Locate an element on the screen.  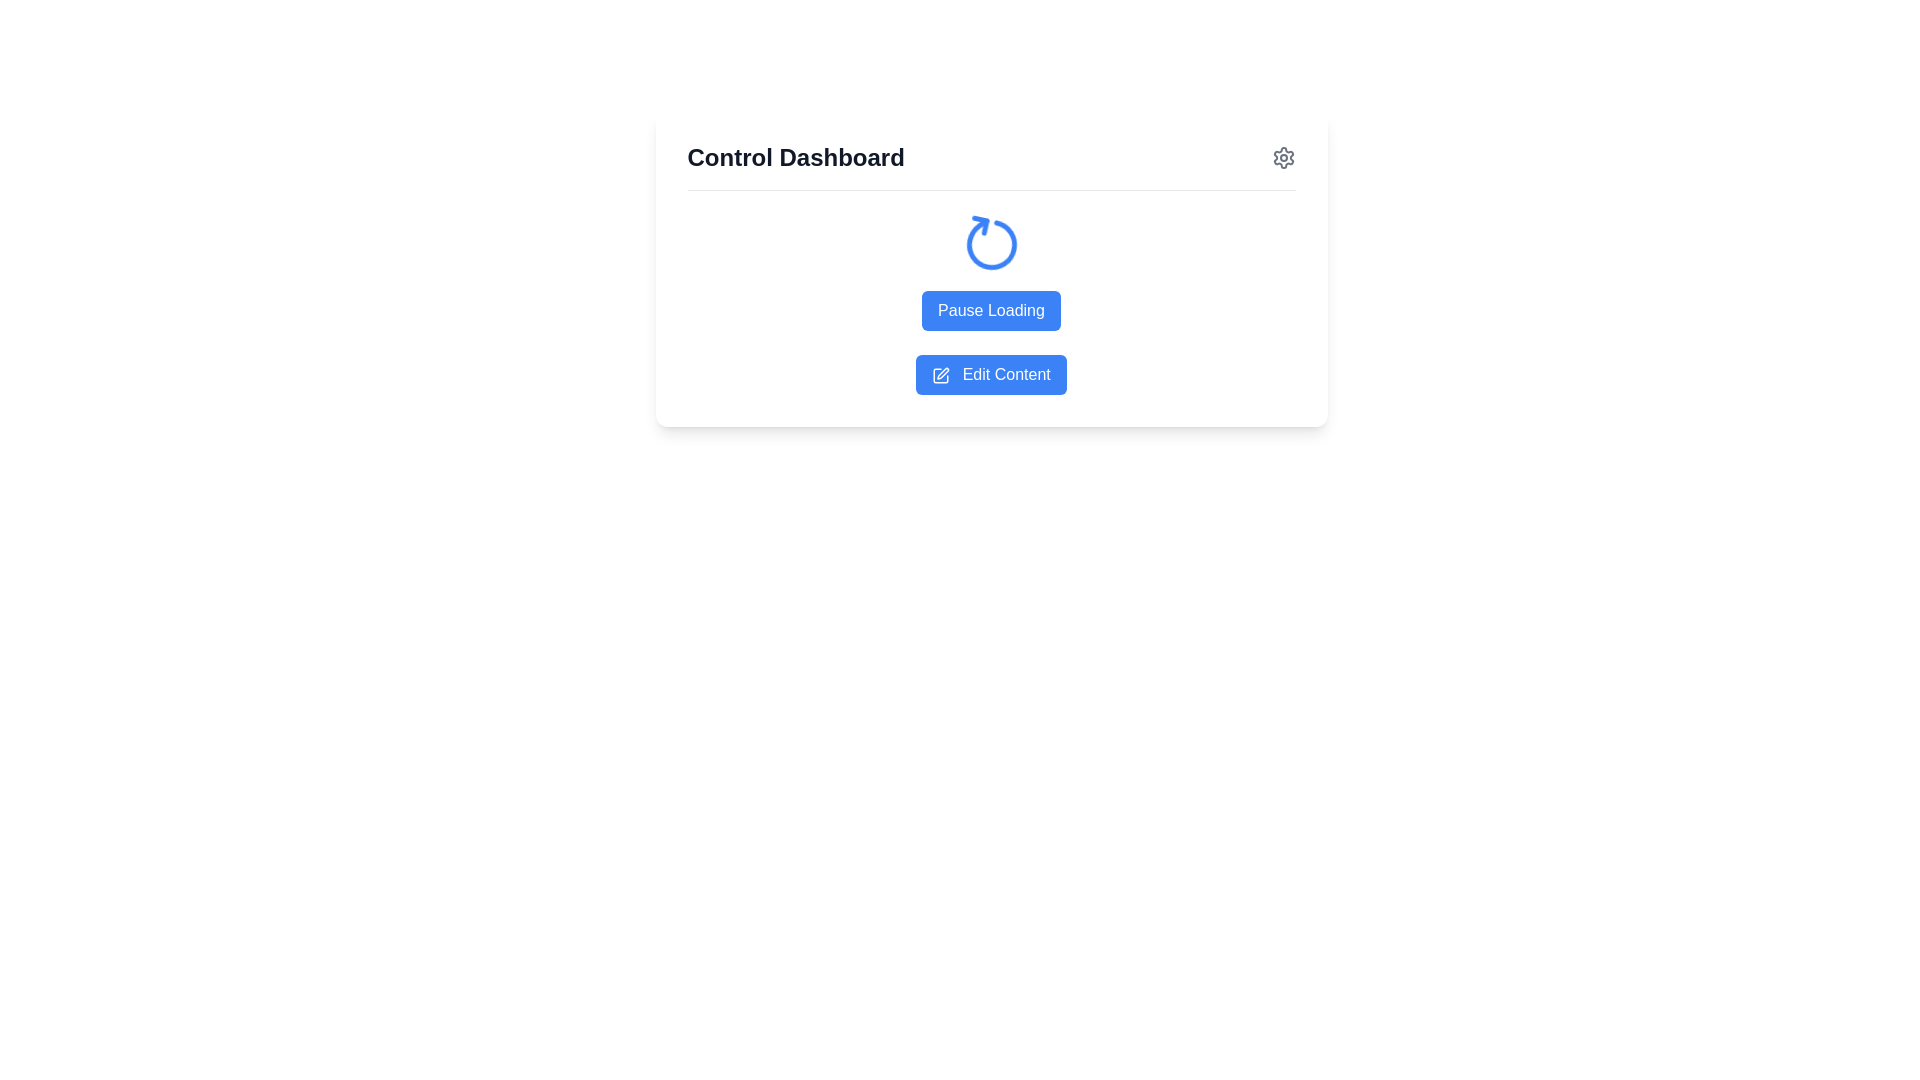
the small square pen tool icon with a blue background, located to the left of the 'Edit Content' button is located at coordinates (940, 375).